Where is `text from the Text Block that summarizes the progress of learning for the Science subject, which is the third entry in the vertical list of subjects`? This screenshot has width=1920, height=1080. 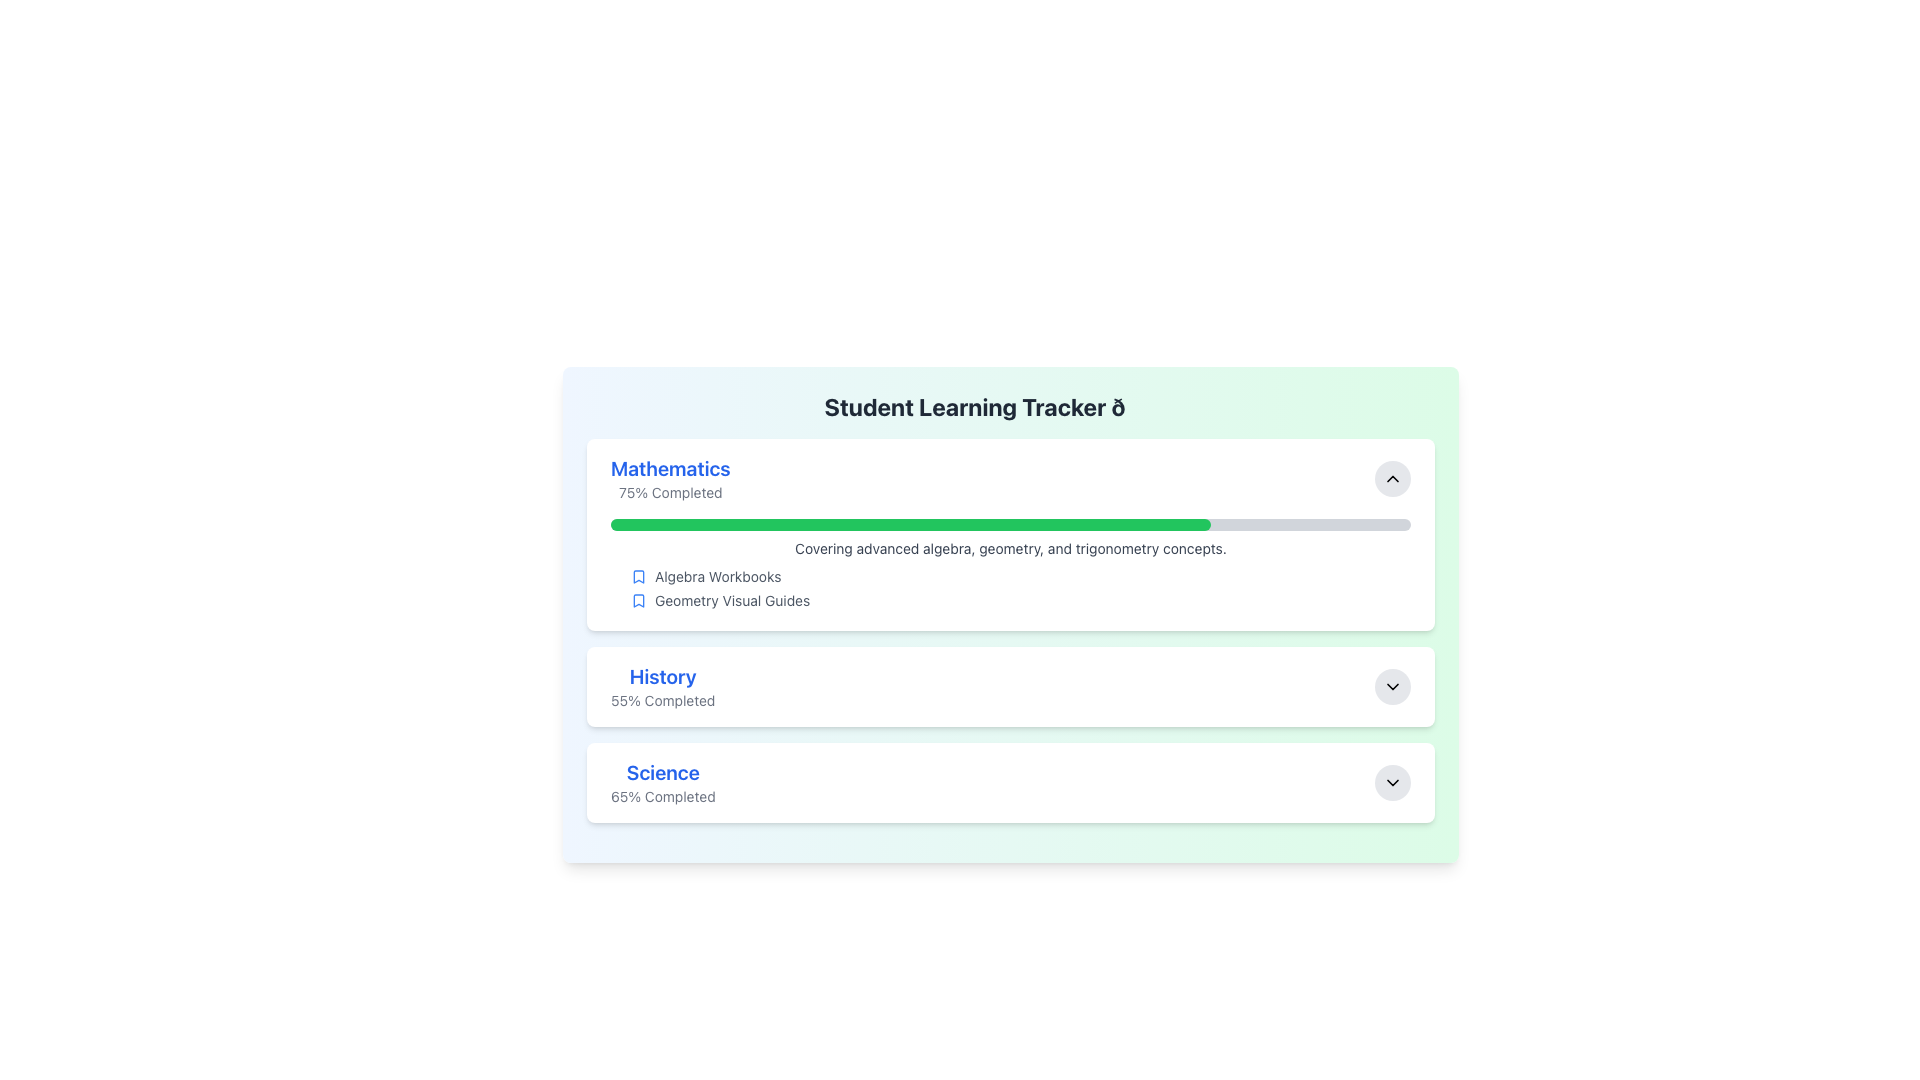 text from the Text Block that summarizes the progress of learning for the Science subject, which is the third entry in the vertical list of subjects is located at coordinates (663, 782).